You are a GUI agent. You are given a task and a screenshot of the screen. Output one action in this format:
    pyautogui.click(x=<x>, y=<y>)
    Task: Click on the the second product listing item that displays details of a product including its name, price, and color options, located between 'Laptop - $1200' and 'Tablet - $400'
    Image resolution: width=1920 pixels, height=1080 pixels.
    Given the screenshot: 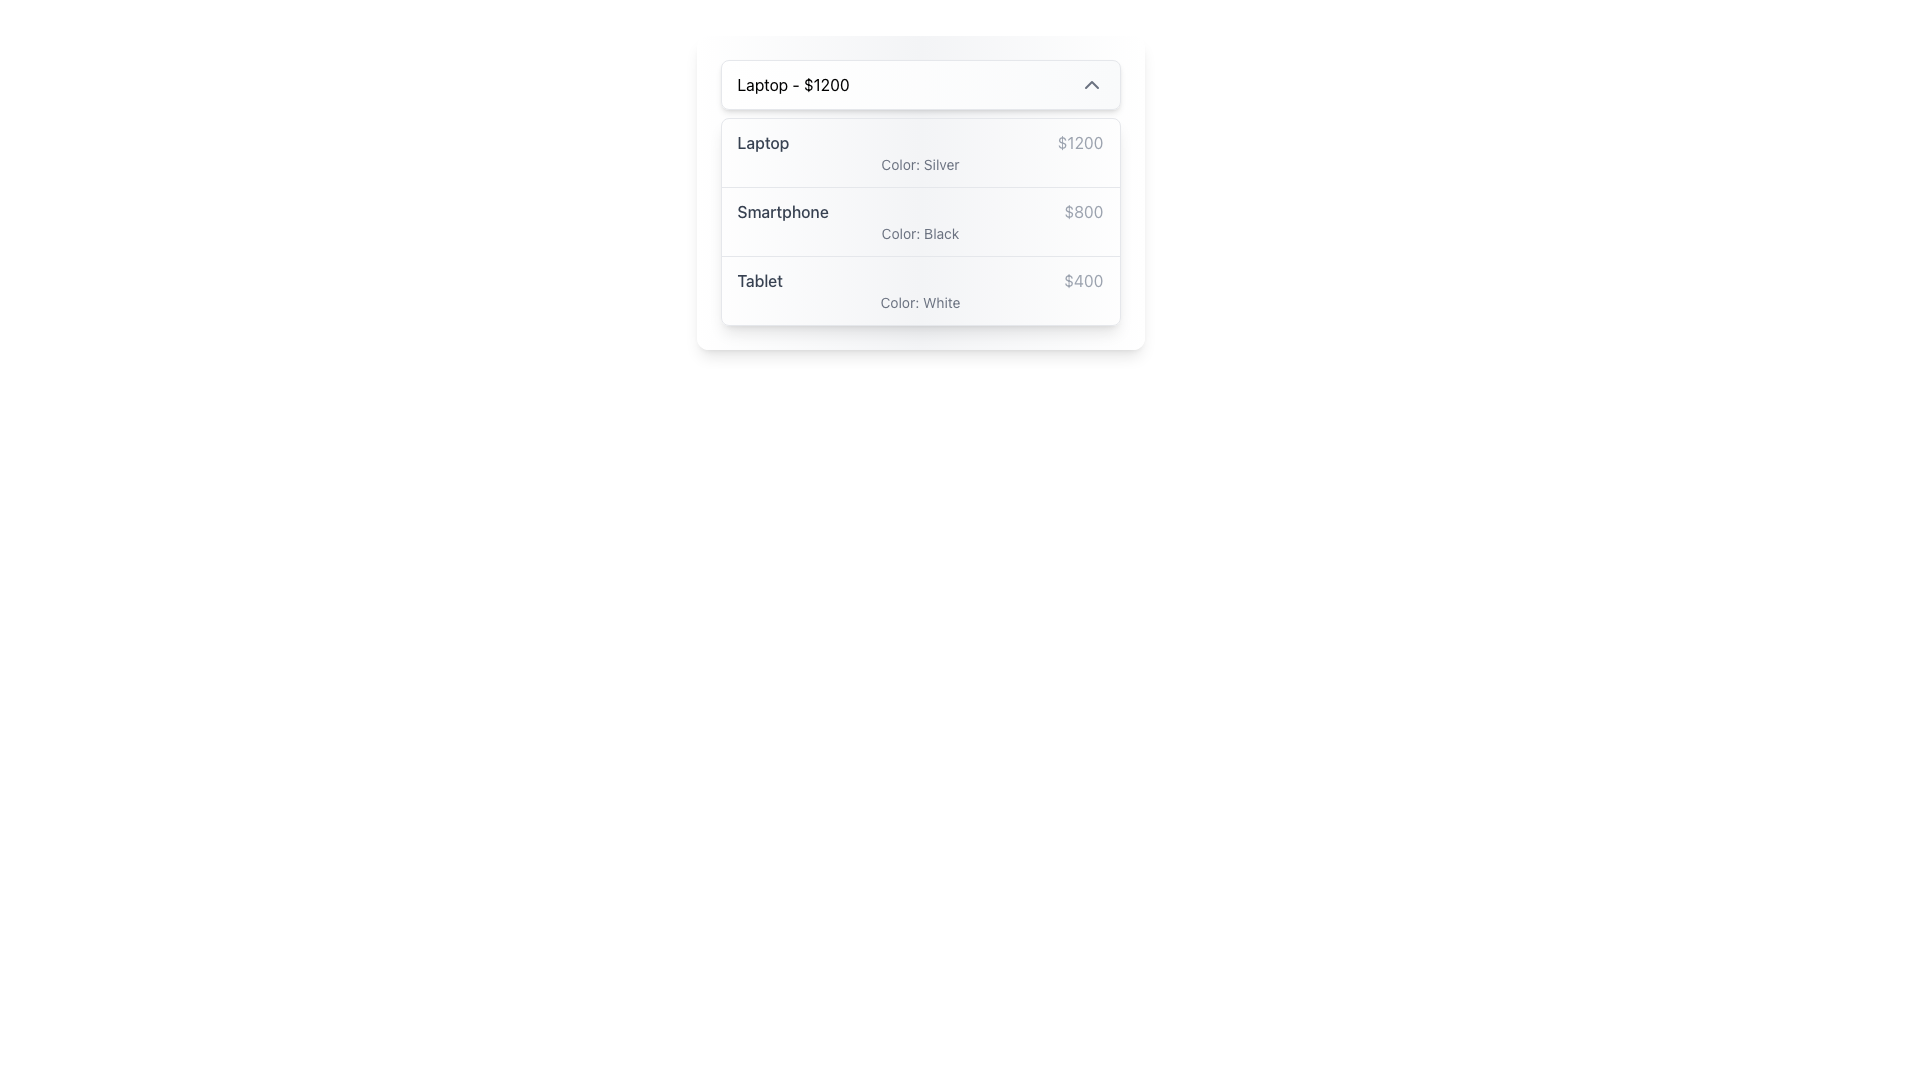 What is the action you would take?
    pyautogui.click(x=919, y=192)
    